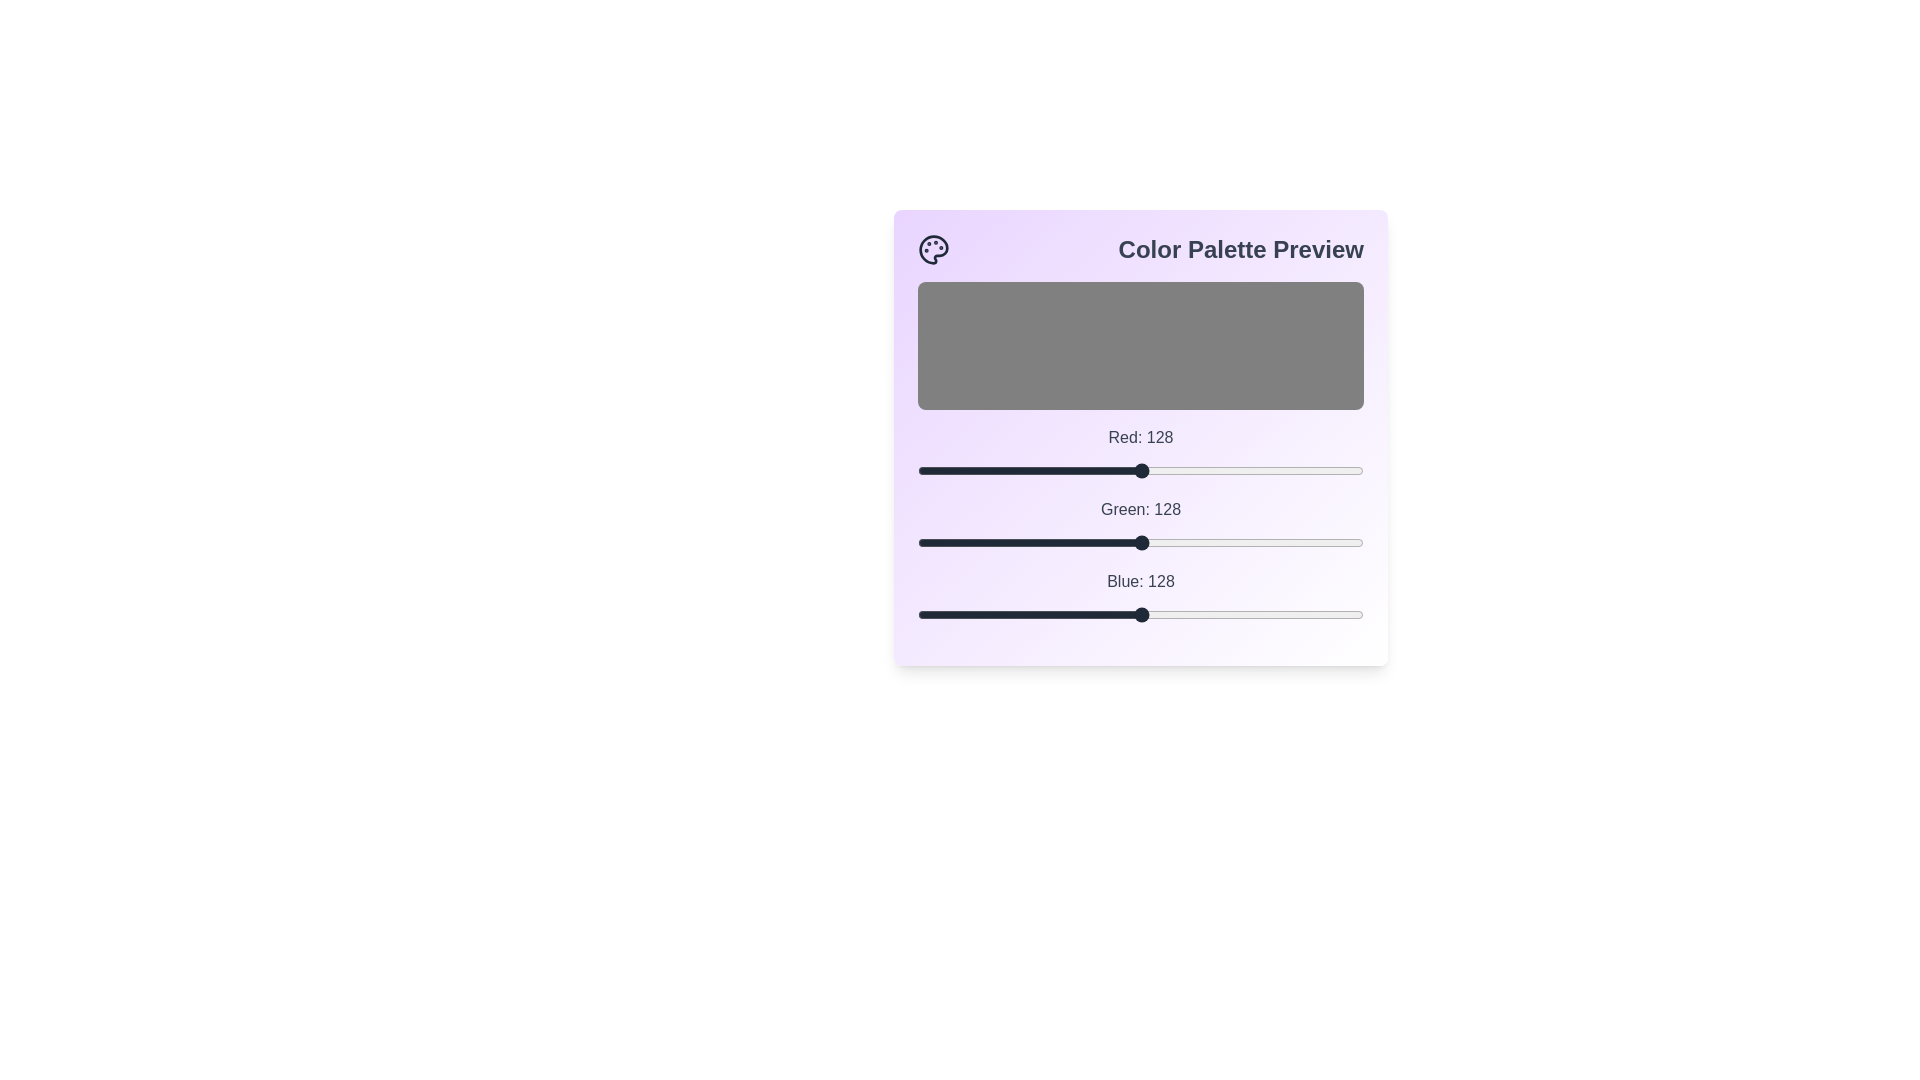 This screenshot has width=1920, height=1080. I want to click on the green color value, so click(1270, 543).